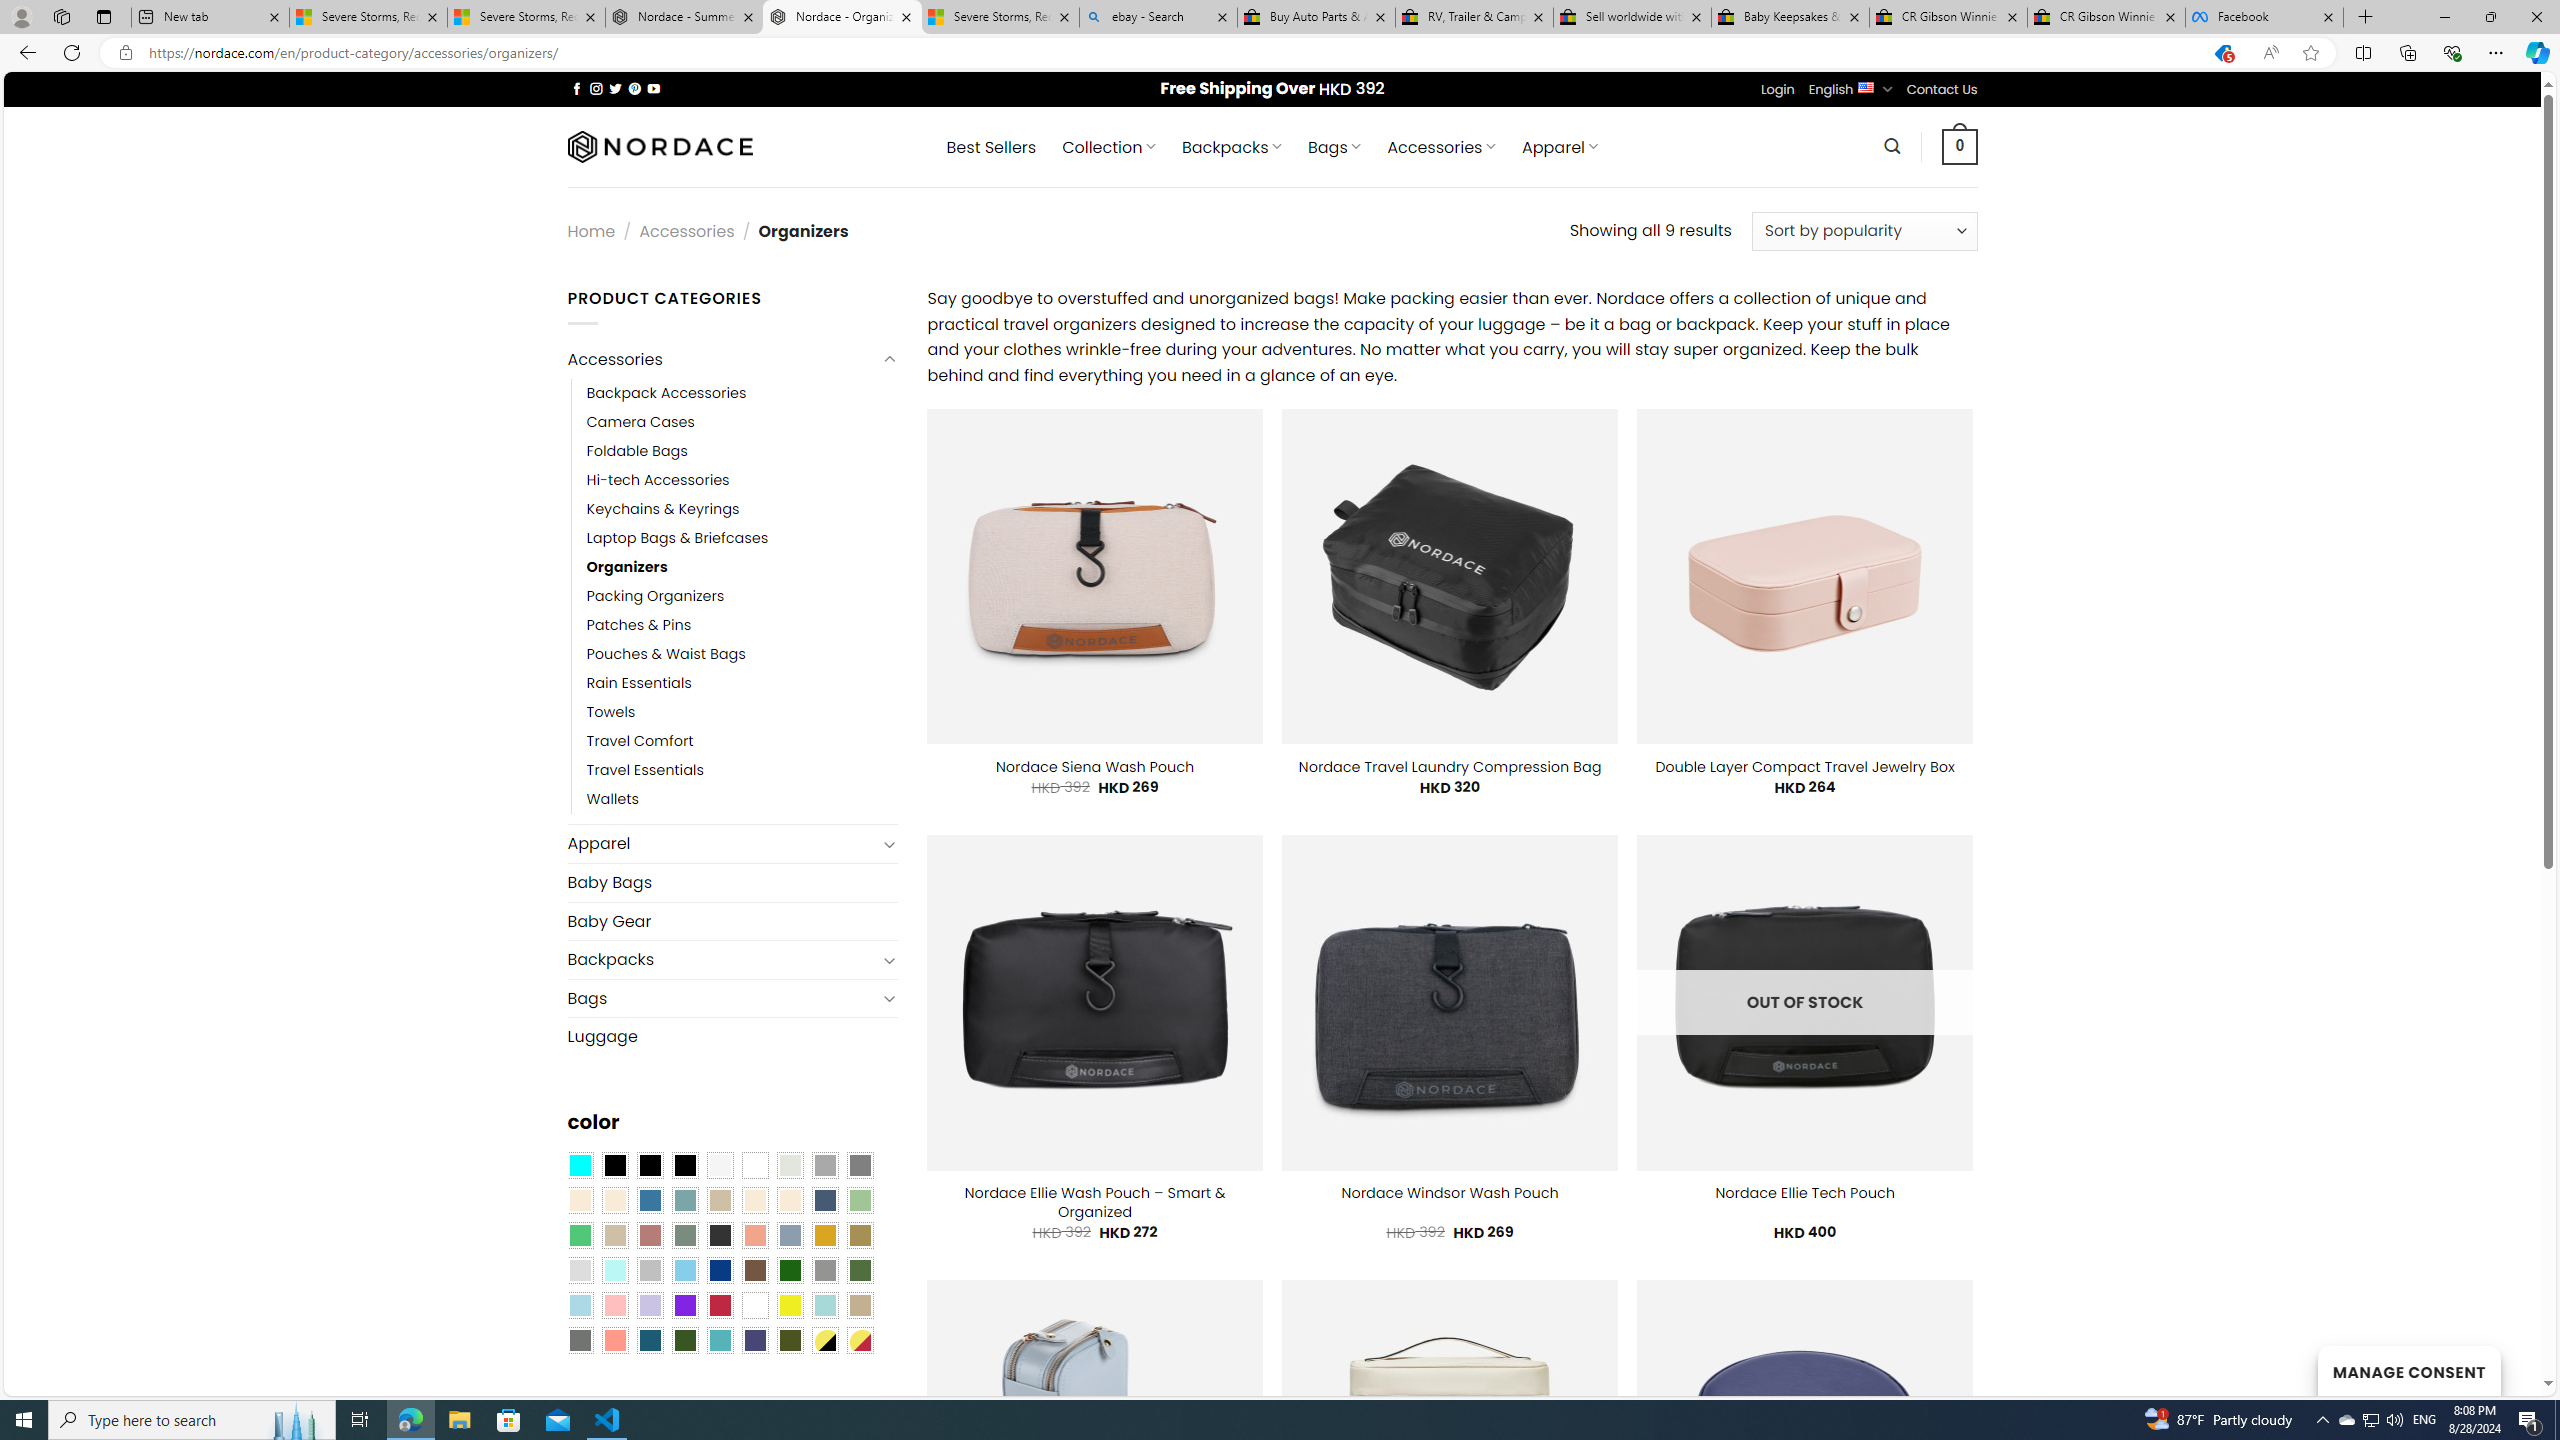 The height and width of the screenshot is (1440, 2560). I want to click on 'White', so click(754, 1303).